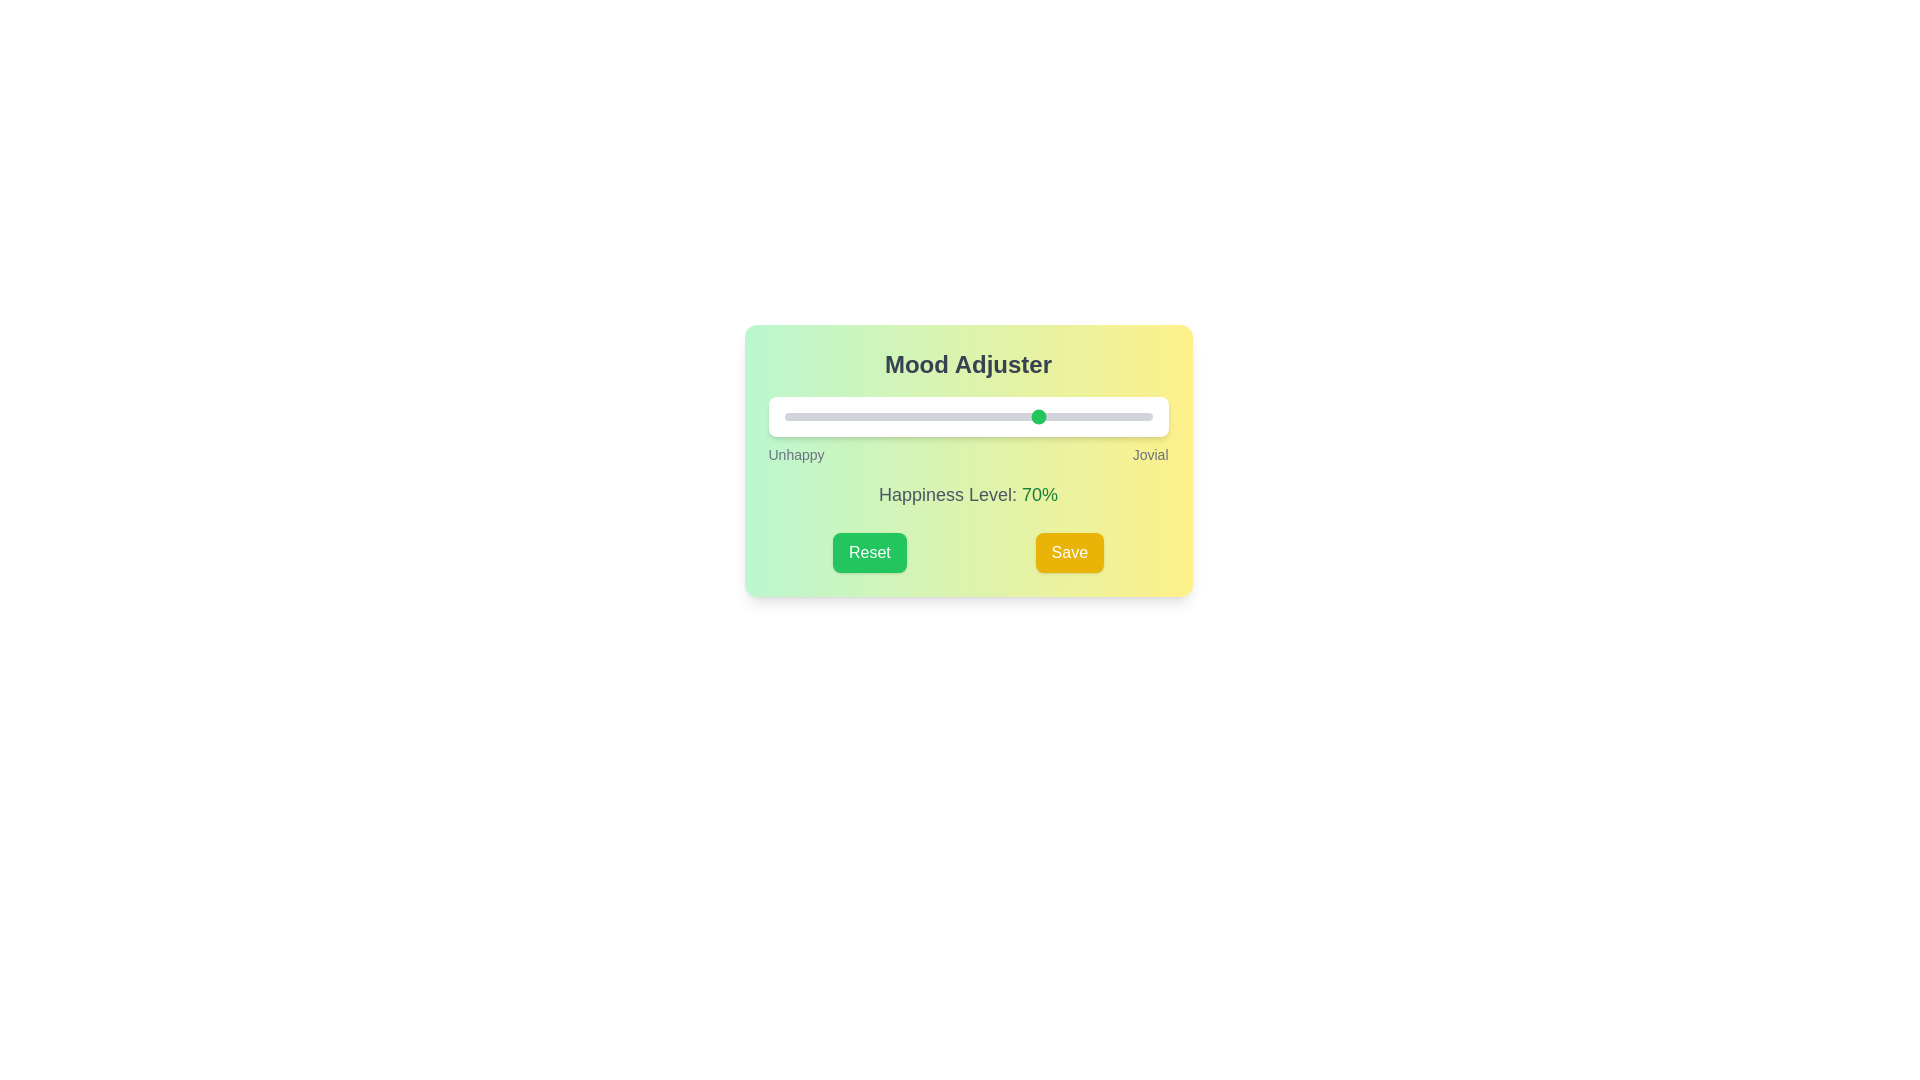 This screenshot has width=1920, height=1080. What do you see at coordinates (1134, 415) in the screenshot?
I see `the slider to set the happiness level to 95%` at bounding box center [1134, 415].